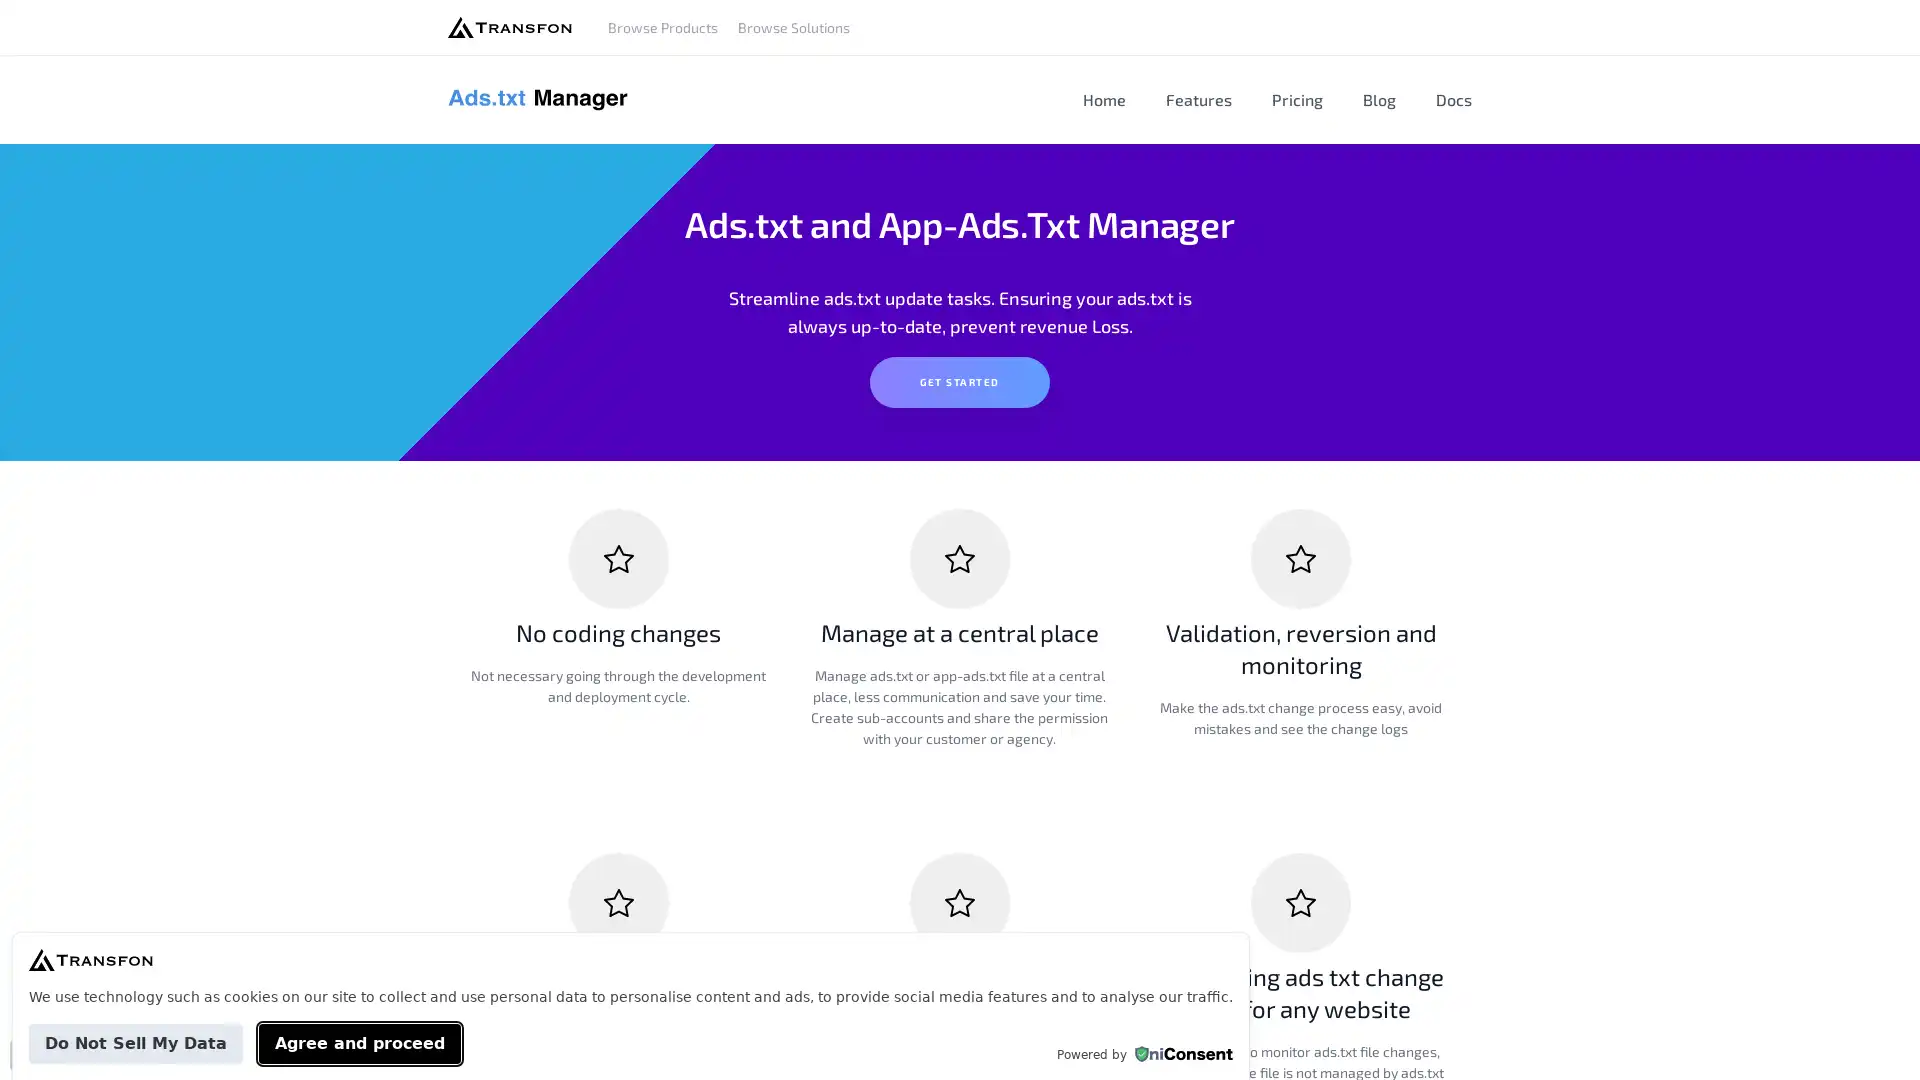 This screenshot has width=1920, height=1080. Describe the element at coordinates (360, 1043) in the screenshot. I see `Agree and proceed` at that location.